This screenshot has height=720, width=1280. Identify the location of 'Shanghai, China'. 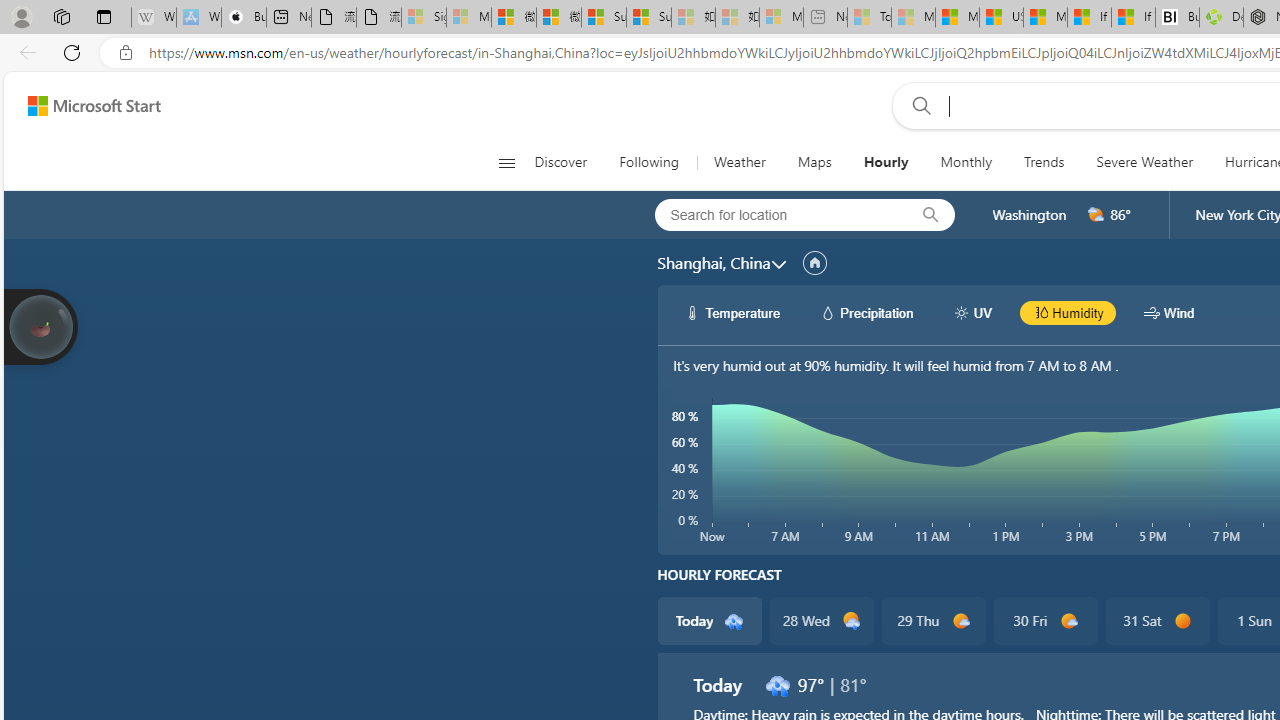
(713, 262).